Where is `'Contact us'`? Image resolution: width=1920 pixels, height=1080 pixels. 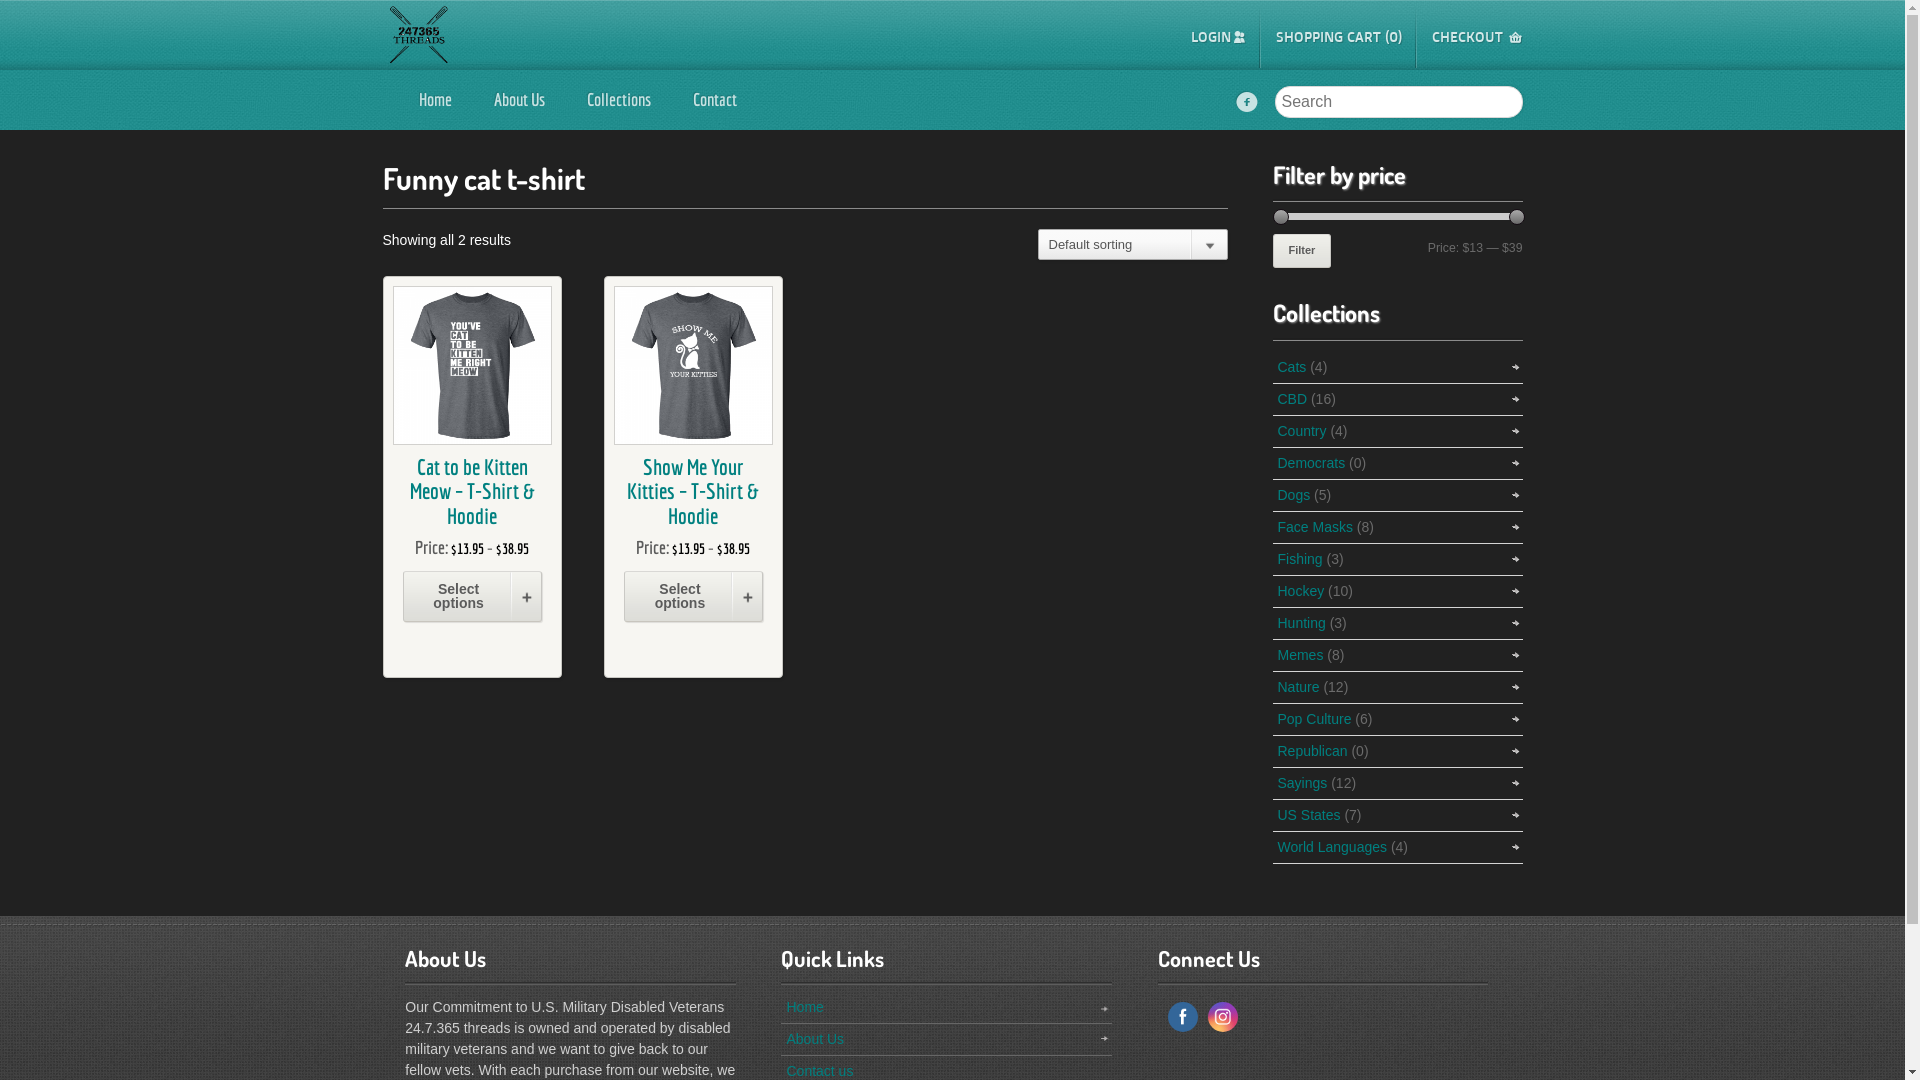
'Contact us' is located at coordinates (819, 1070).